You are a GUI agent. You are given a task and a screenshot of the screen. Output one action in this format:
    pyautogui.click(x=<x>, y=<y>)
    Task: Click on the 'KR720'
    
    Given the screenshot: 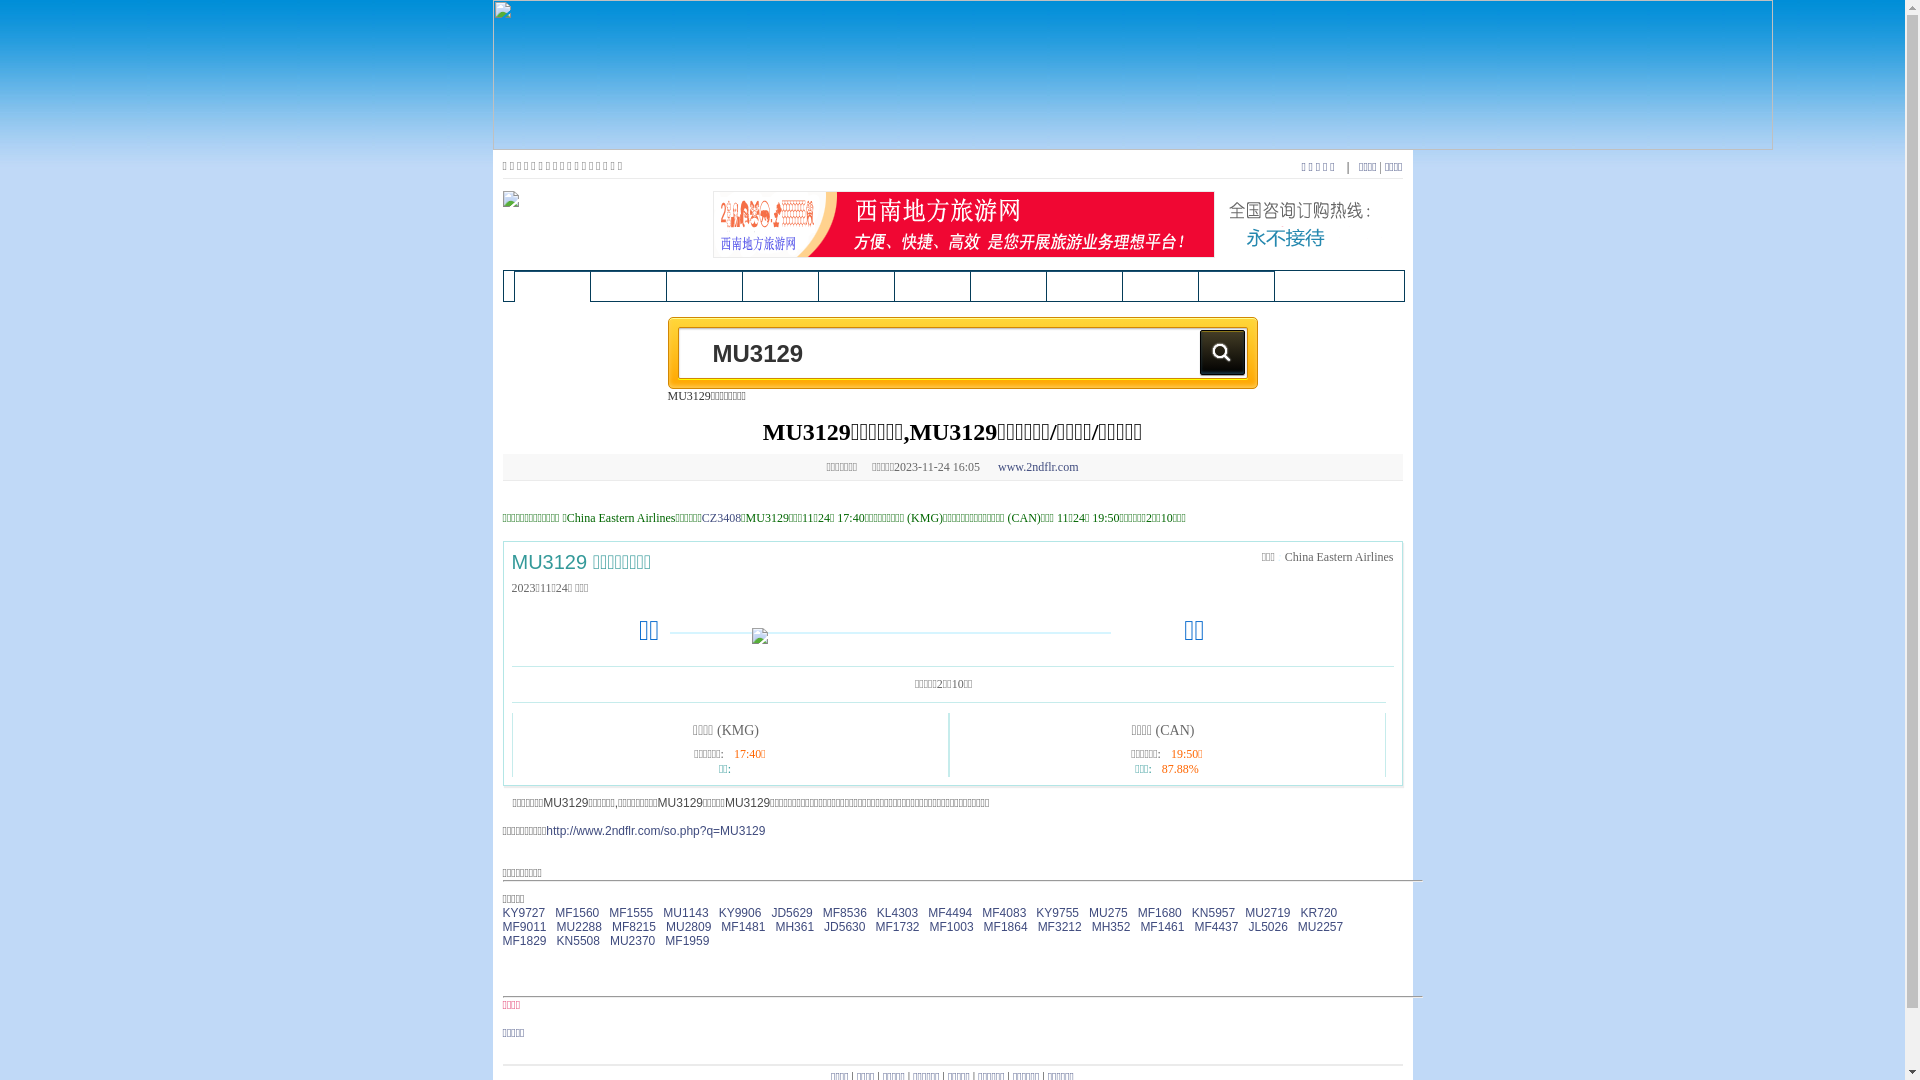 What is the action you would take?
    pyautogui.click(x=1319, y=913)
    